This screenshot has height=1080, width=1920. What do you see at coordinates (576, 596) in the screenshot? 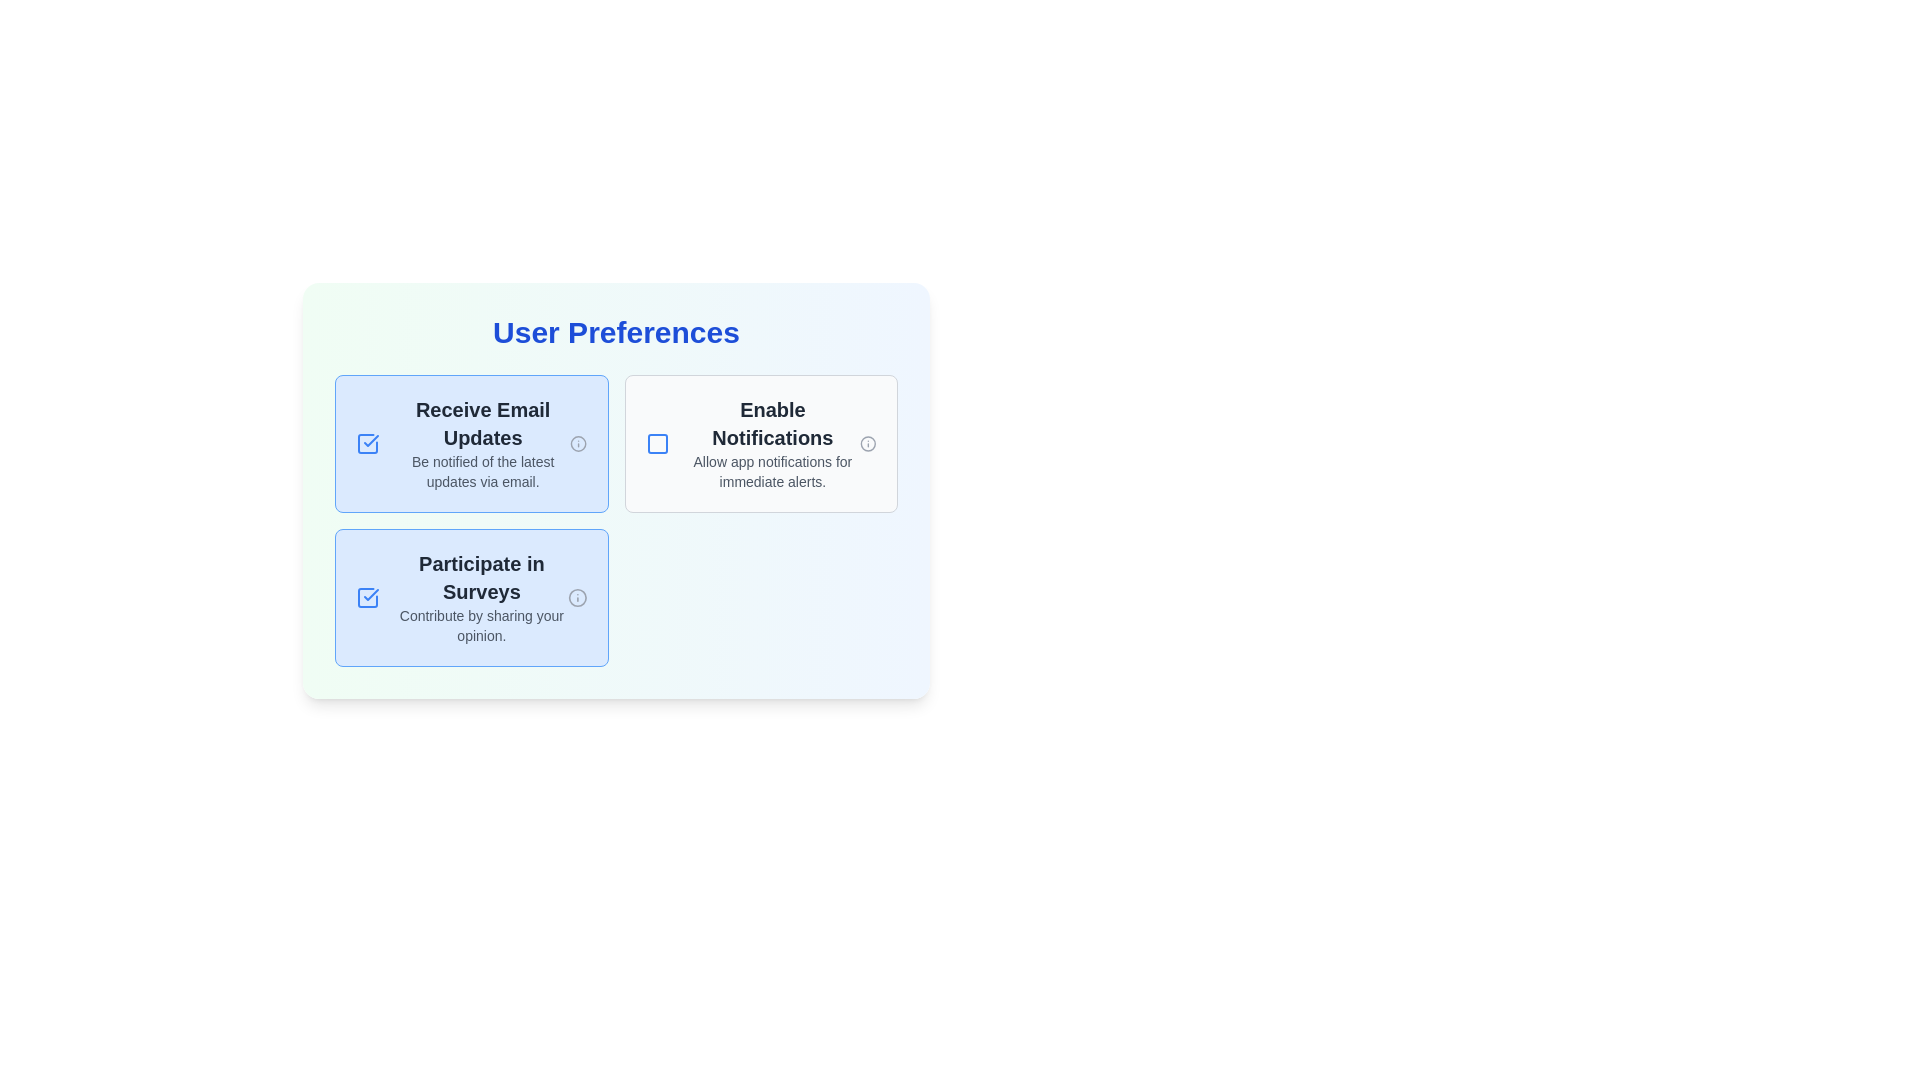
I see `the circular gray information icon located in the lower-left section of the user preference grid, specifically in the card titled 'Participate in Surveys'` at bounding box center [576, 596].